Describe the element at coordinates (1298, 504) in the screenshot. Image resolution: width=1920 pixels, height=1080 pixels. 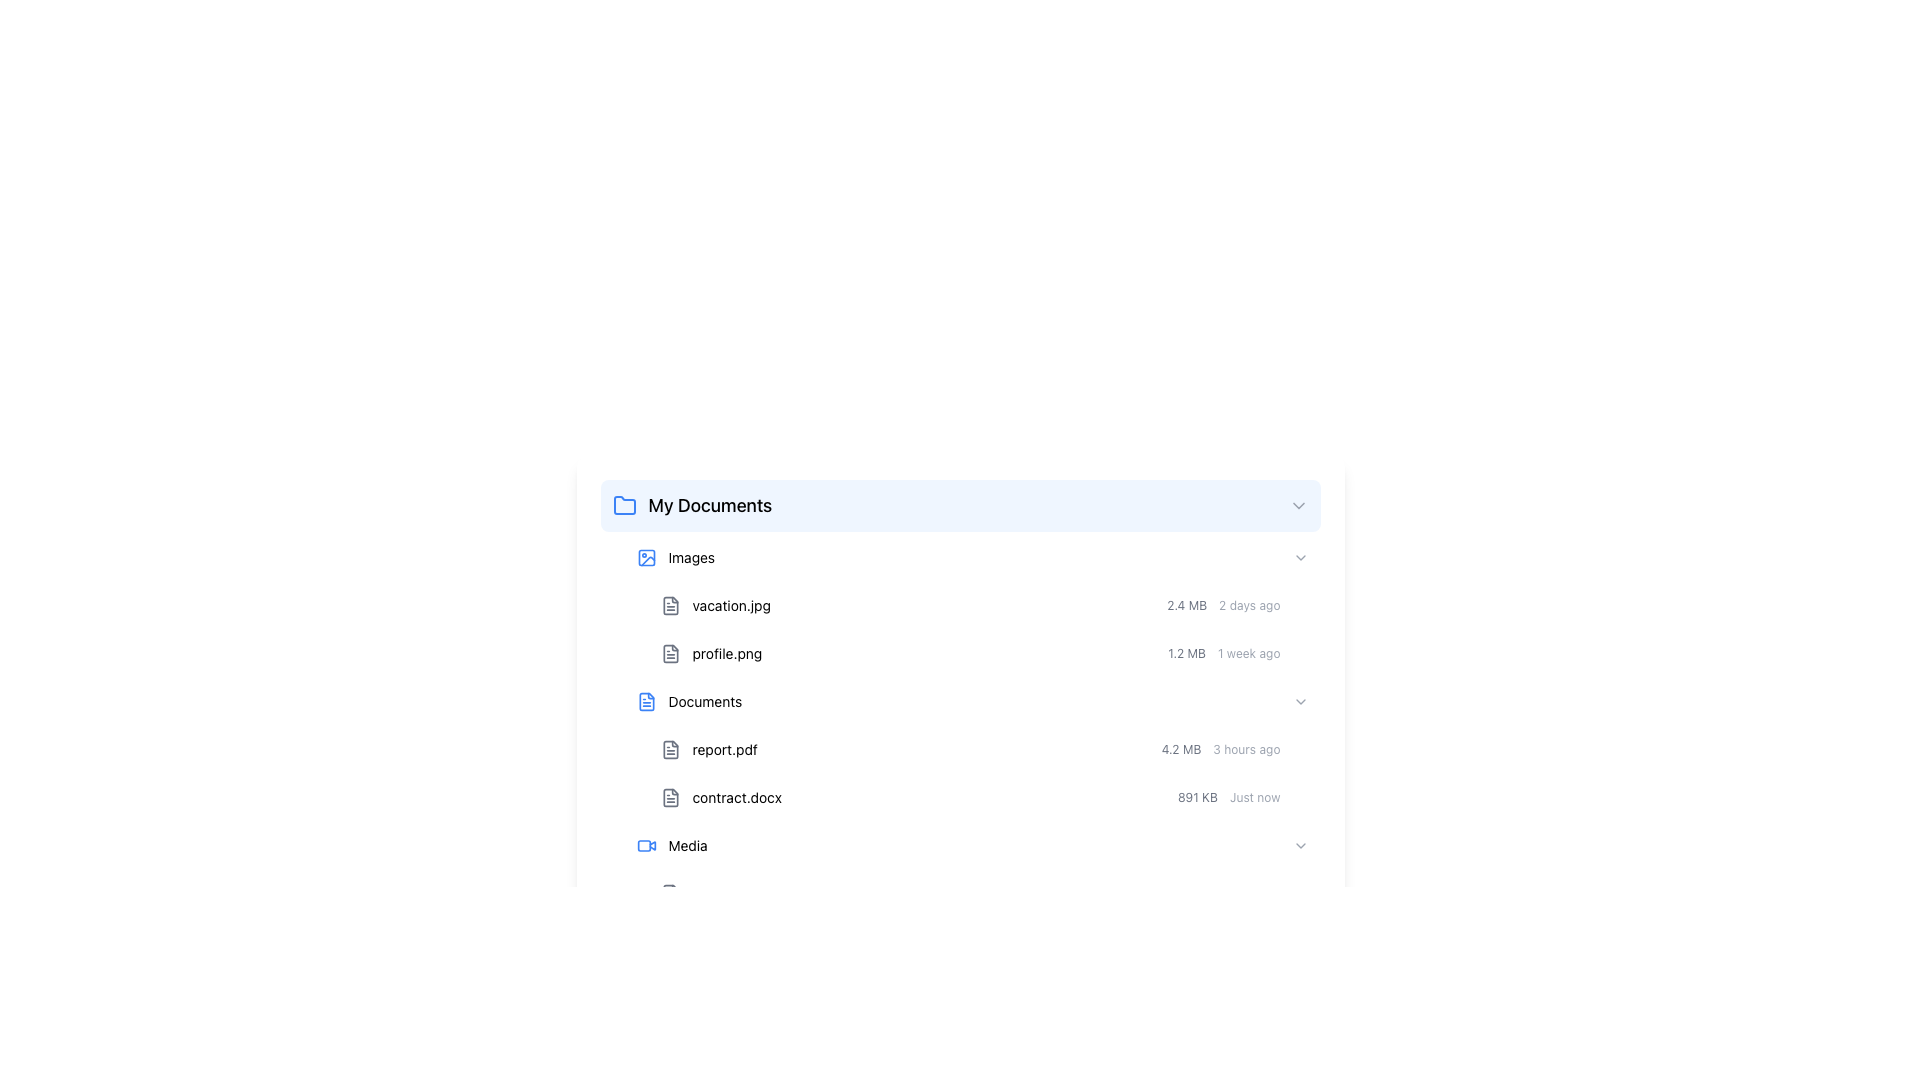
I see `the collapsible indicator arrow in the top-right corner of the 'My Documents' section header` at that location.